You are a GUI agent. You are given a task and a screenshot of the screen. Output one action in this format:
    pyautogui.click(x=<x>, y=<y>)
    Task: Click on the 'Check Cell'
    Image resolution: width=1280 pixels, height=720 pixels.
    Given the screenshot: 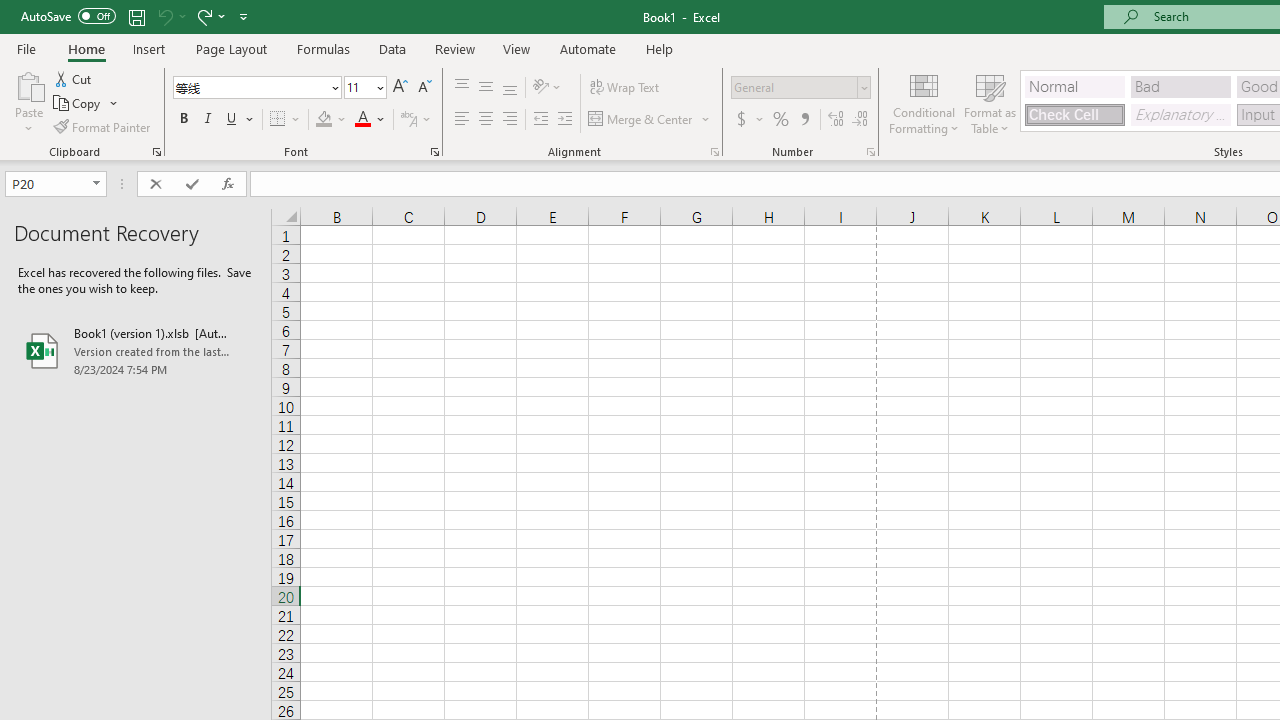 What is the action you would take?
    pyautogui.click(x=1073, y=114)
    